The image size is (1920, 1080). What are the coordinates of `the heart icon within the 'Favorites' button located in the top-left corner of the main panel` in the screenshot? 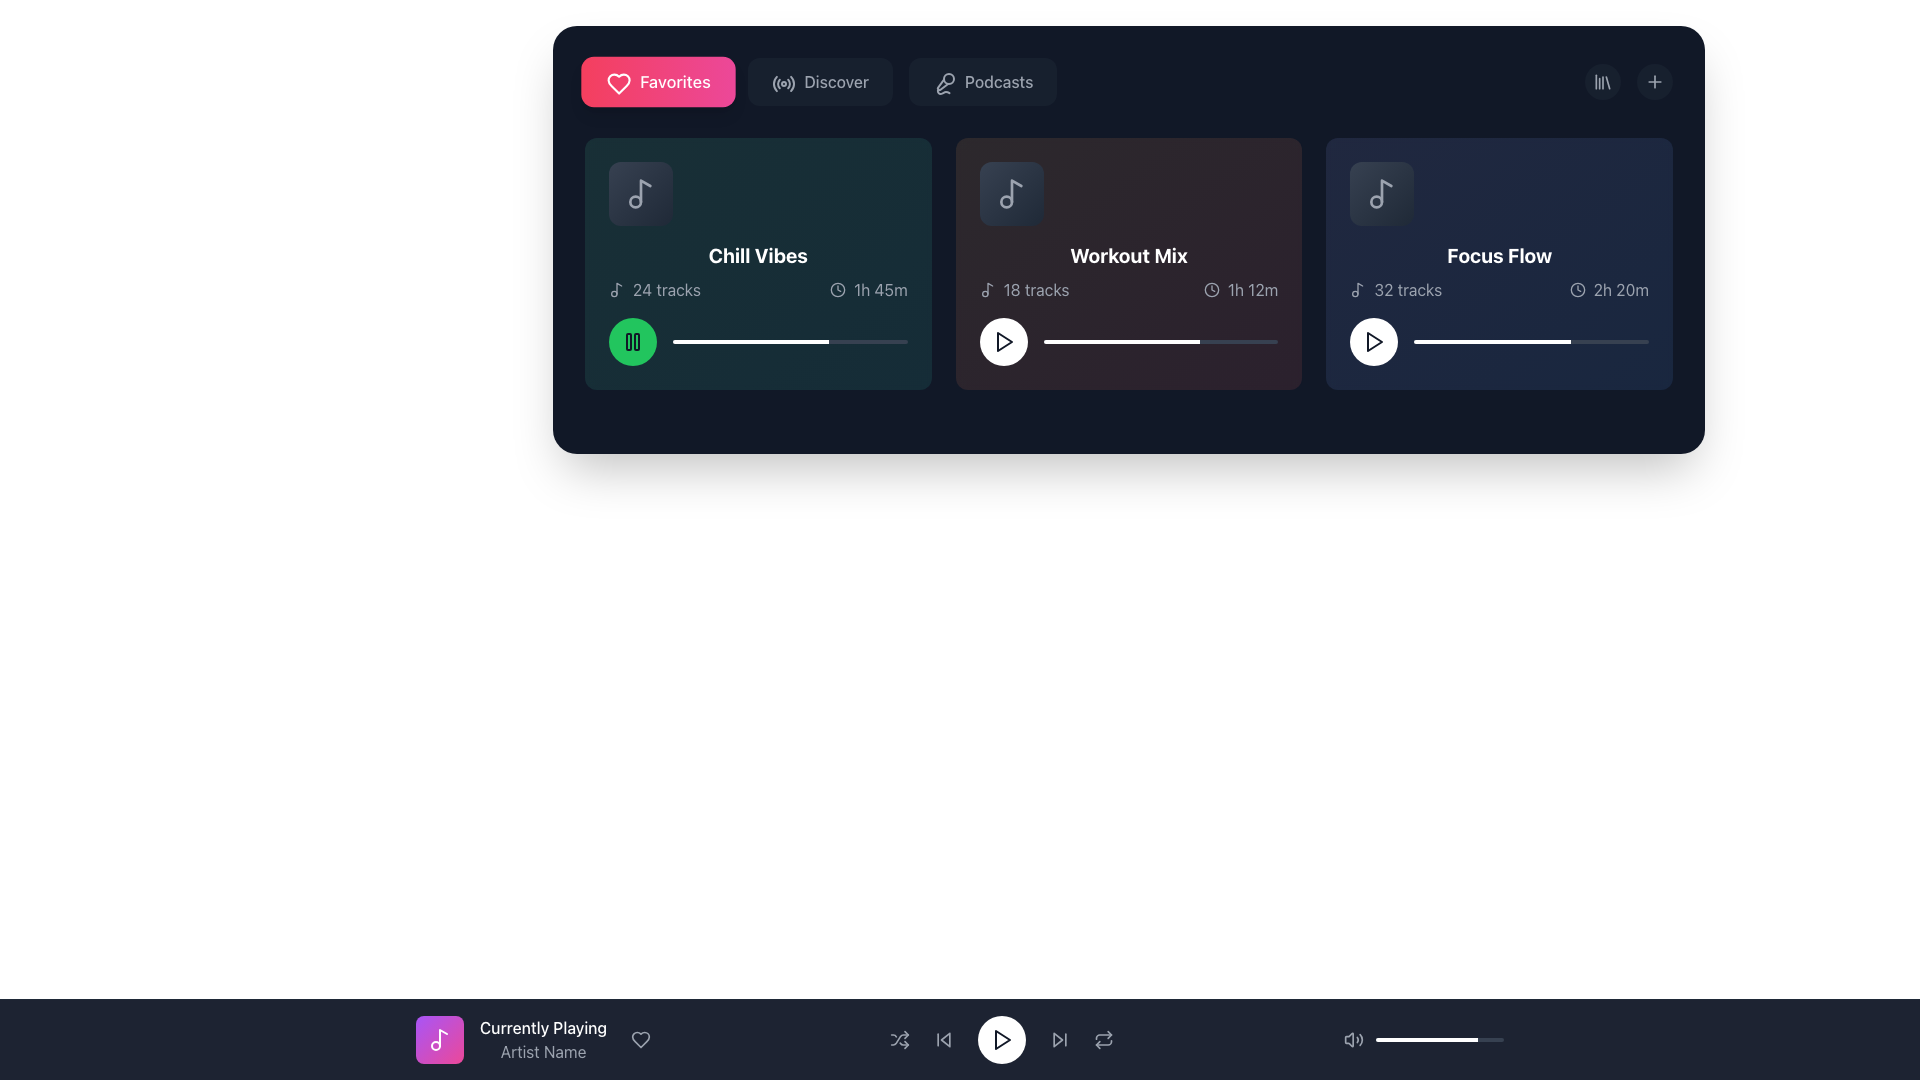 It's located at (618, 83).